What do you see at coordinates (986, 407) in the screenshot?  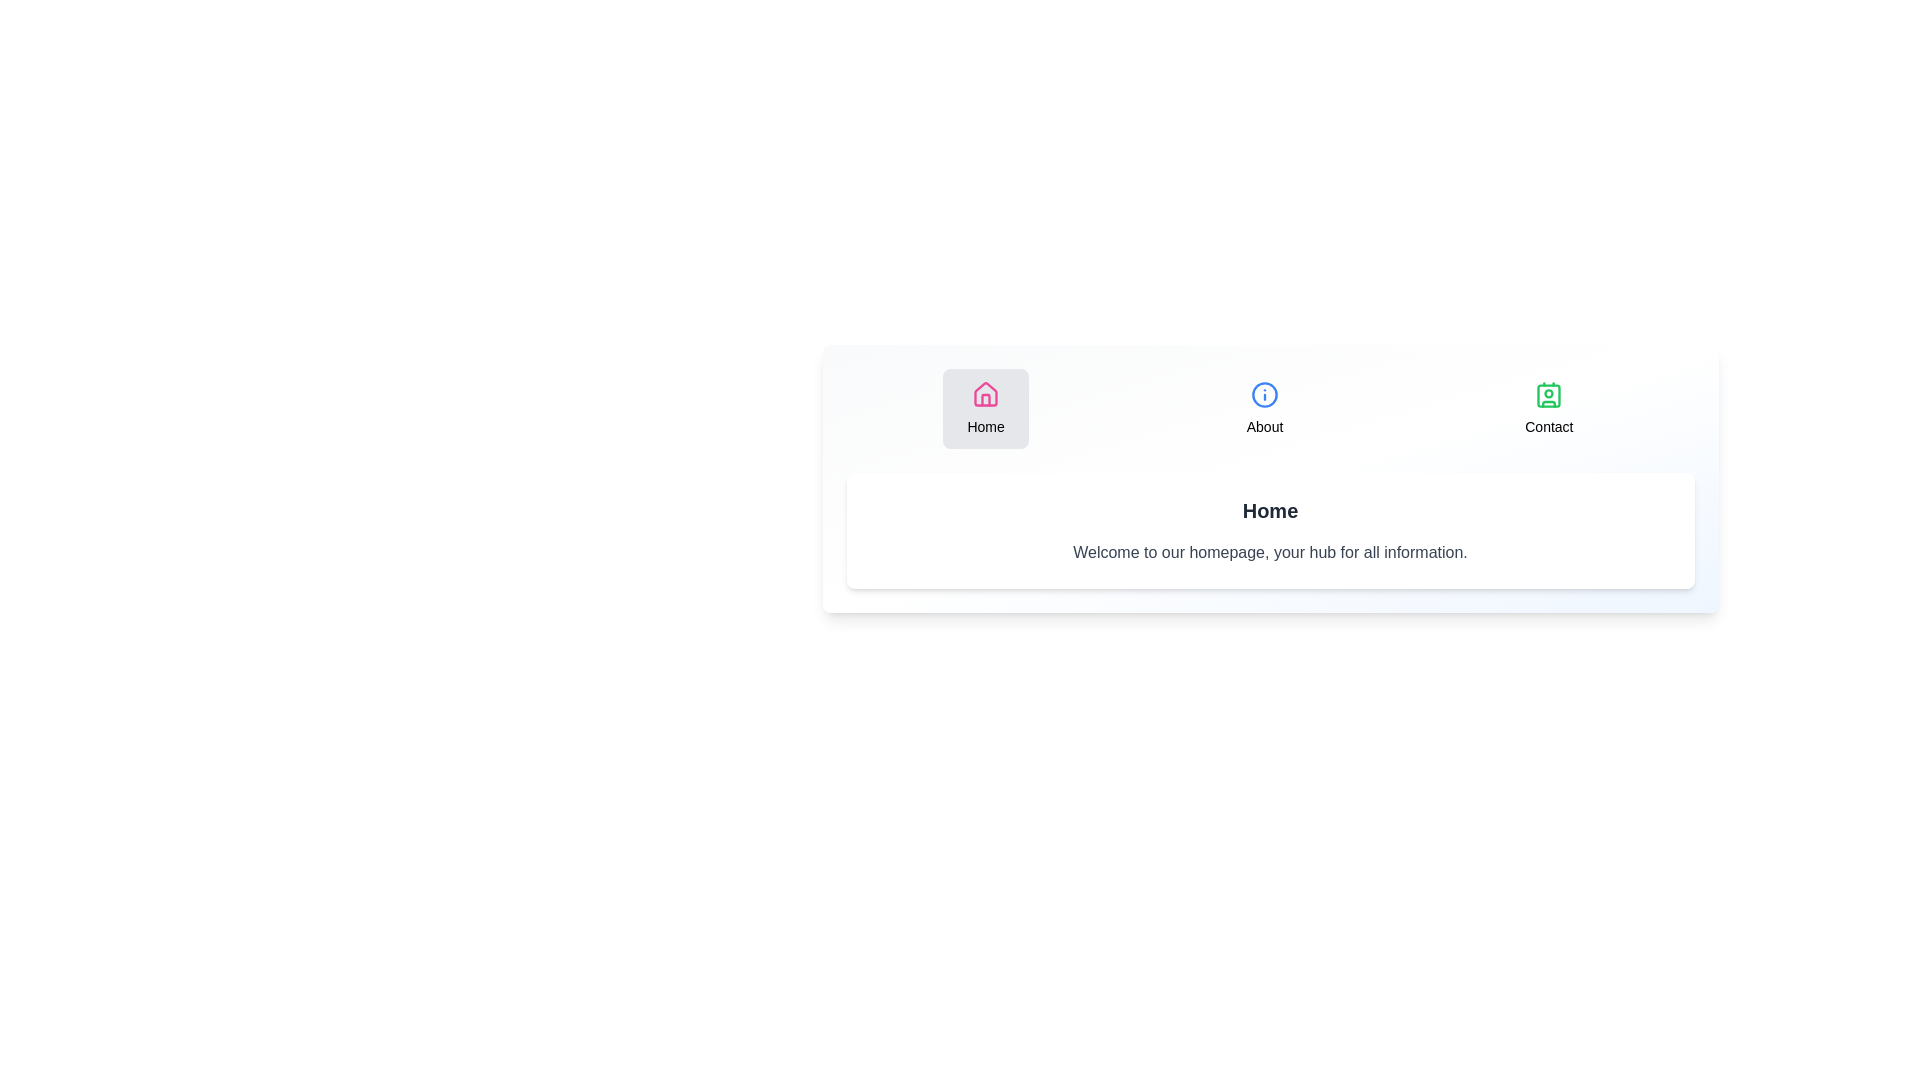 I see `the Home tab` at bounding box center [986, 407].